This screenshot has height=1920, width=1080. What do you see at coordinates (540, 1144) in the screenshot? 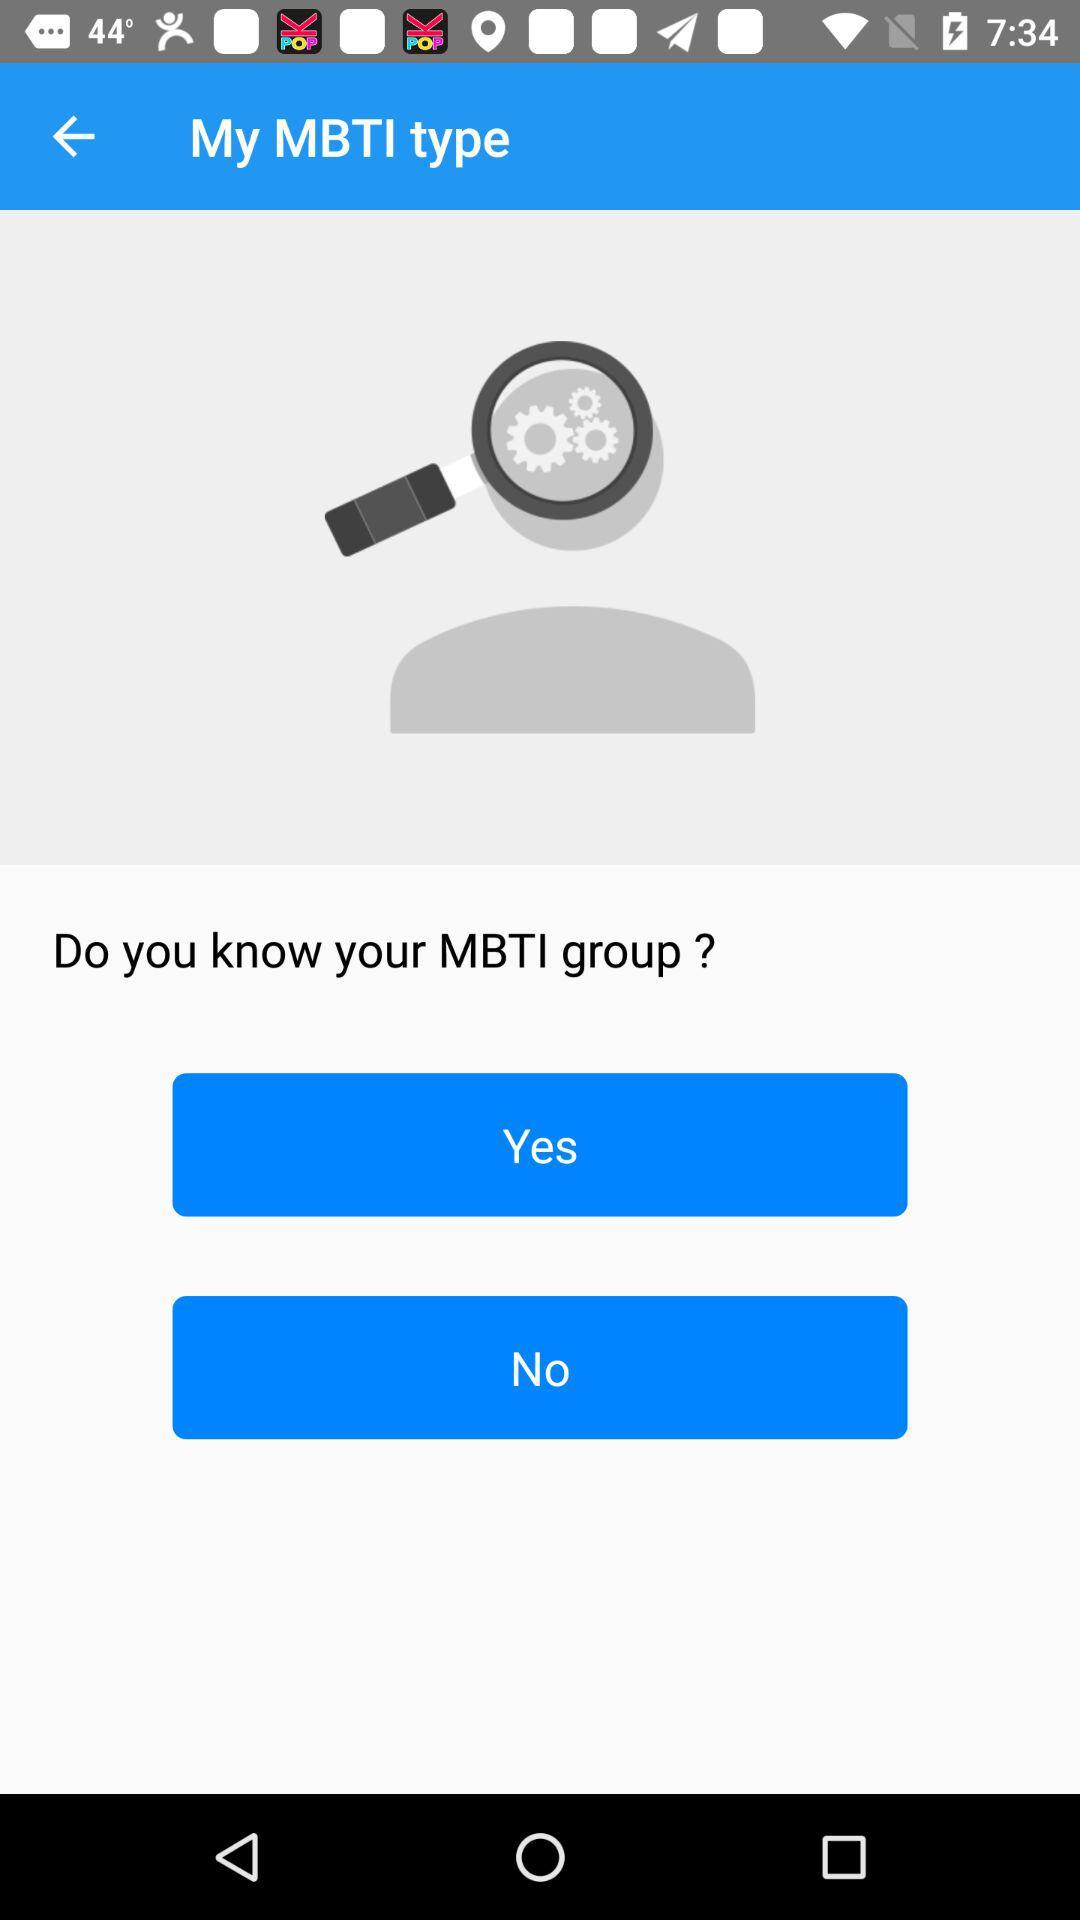
I see `yes item` at bounding box center [540, 1144].